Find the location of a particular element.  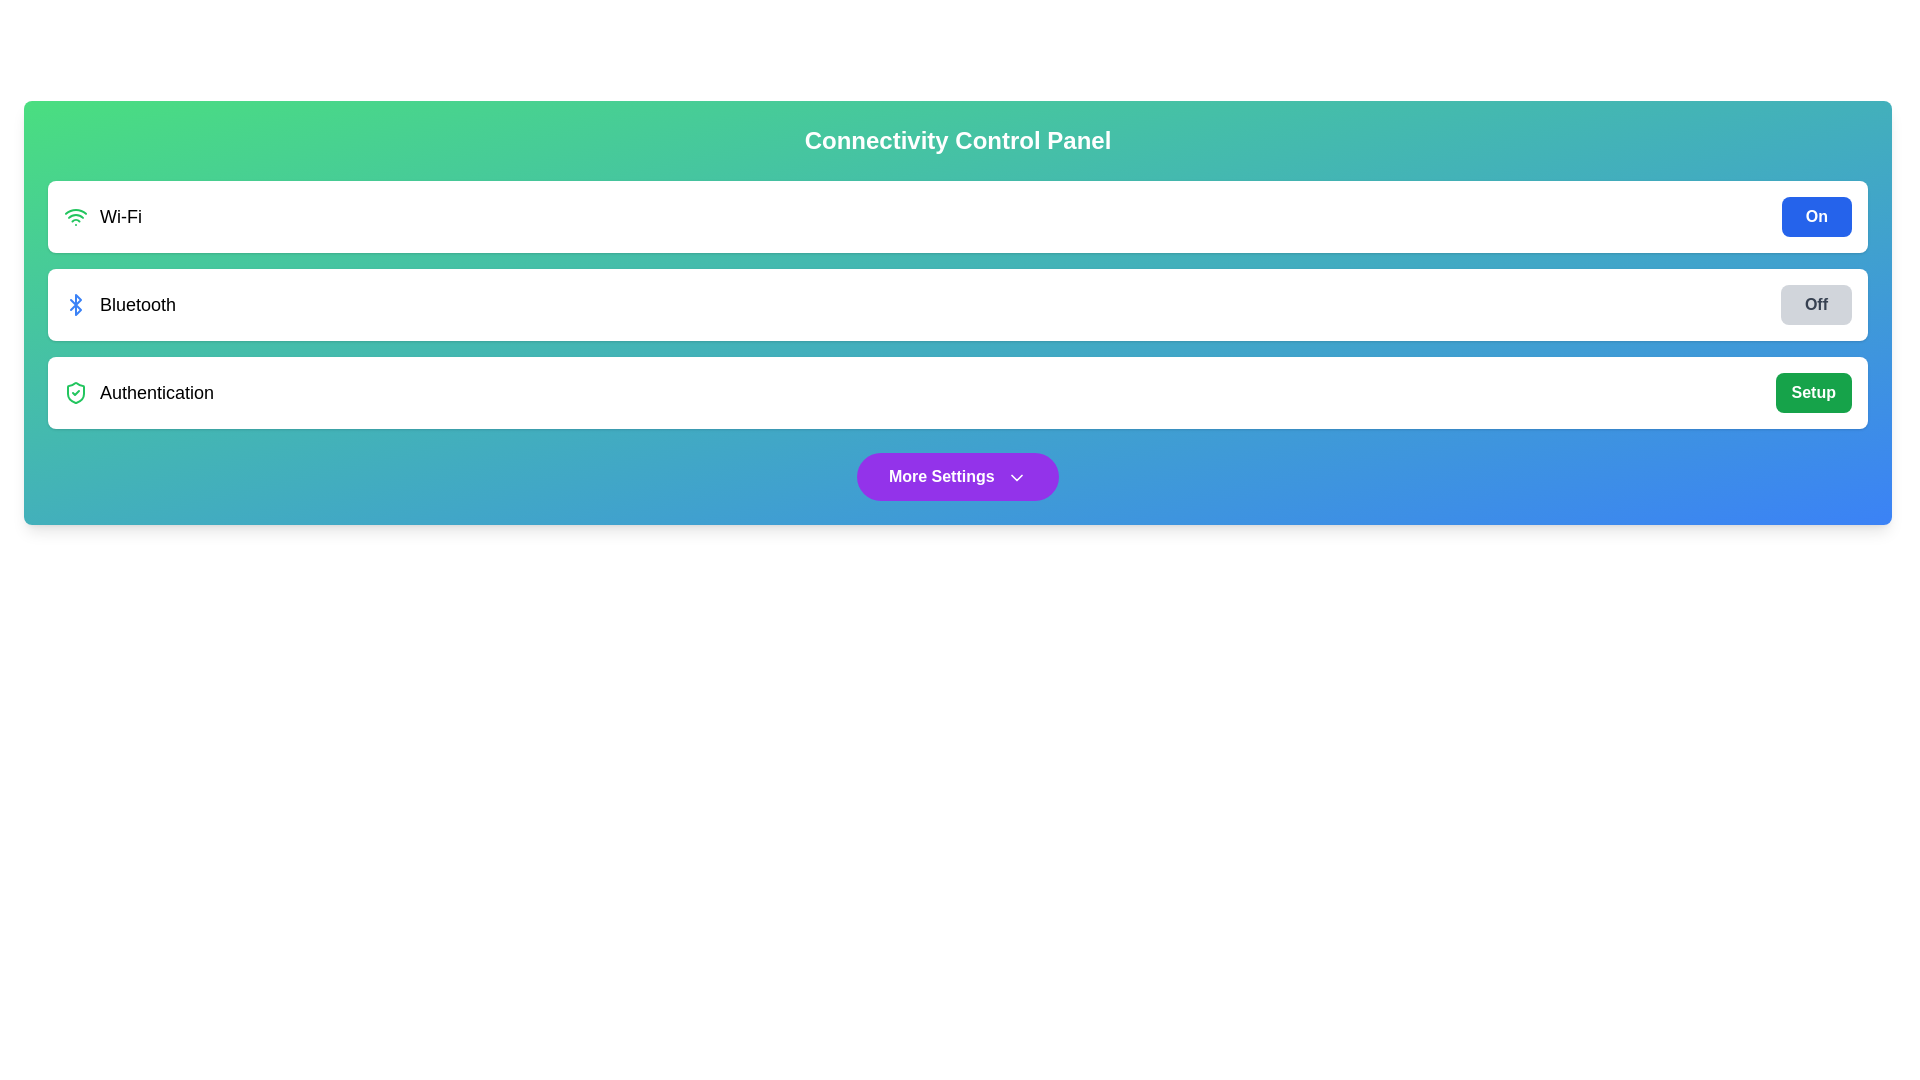

the green button labeled 'Setup' located on the far right side of the 'Authentication' section is located at coordinates (1813, 393).